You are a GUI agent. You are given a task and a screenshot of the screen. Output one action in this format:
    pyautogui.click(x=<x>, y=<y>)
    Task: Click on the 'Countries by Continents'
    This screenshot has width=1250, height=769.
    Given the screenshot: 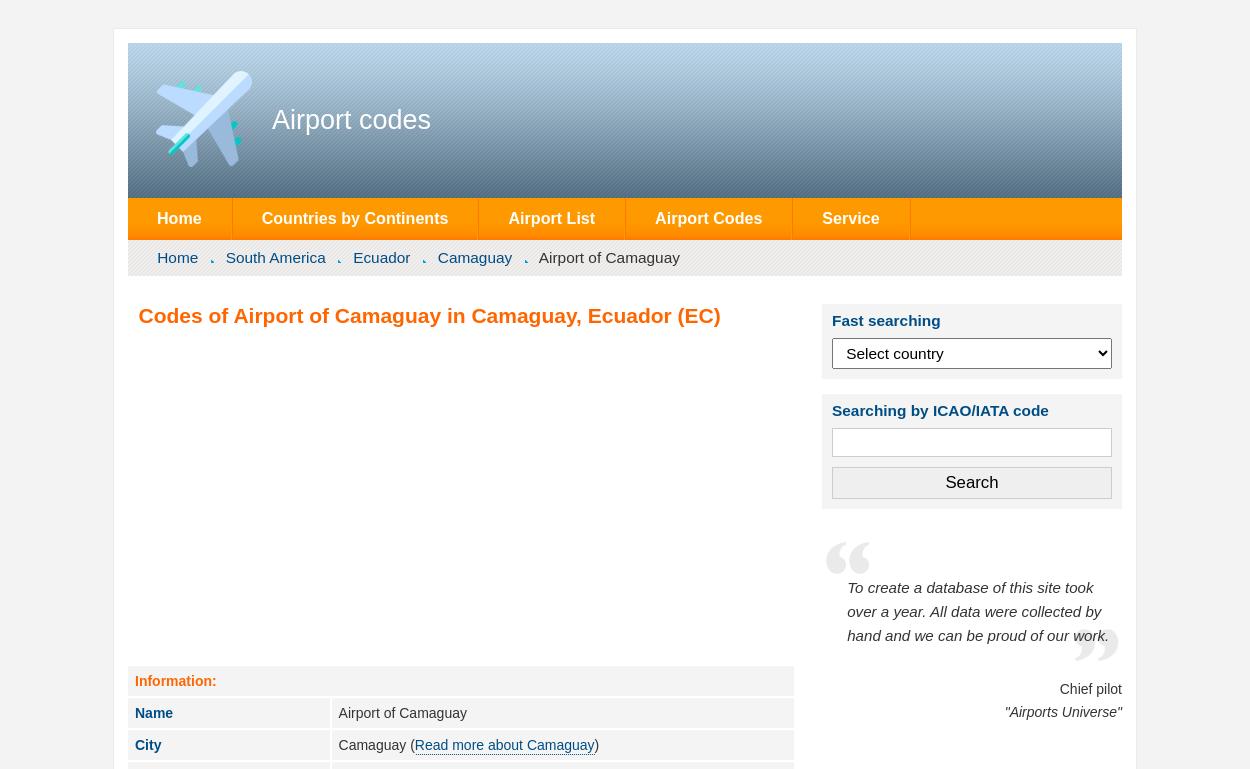 What is the action you would take?
    pyautogui.click(x=353, y=218)
    